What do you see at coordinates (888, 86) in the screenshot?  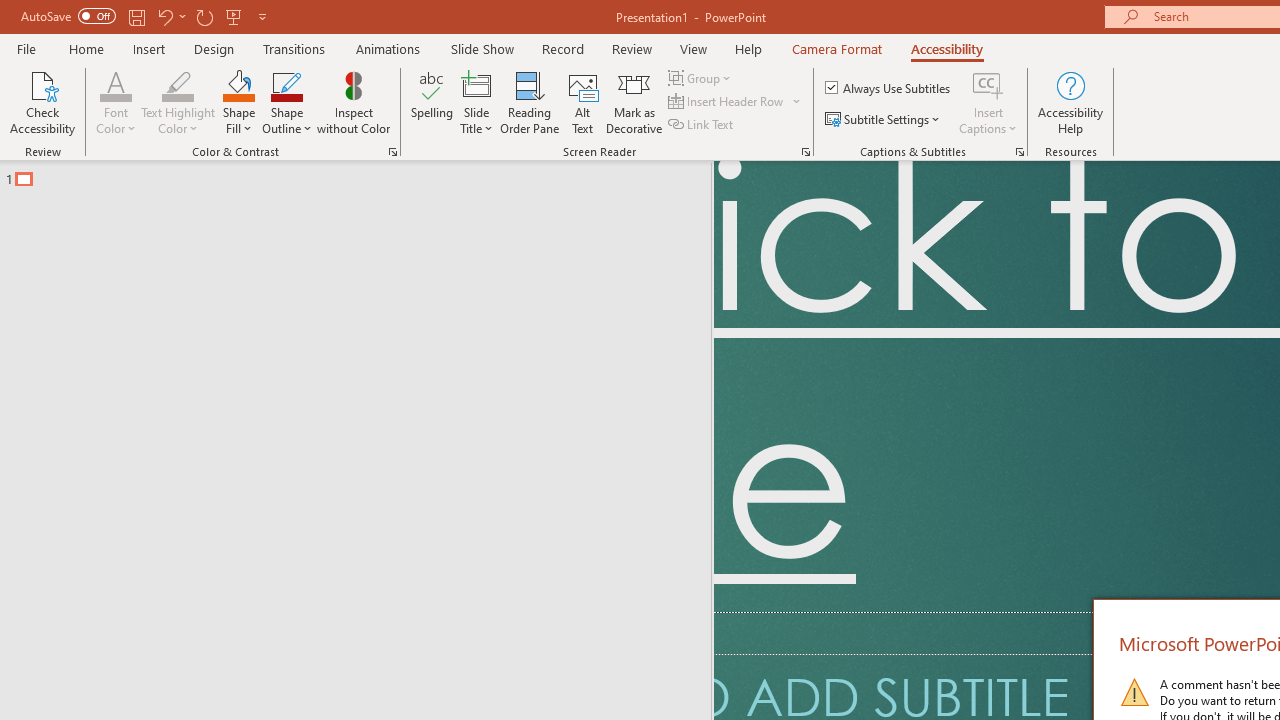 I see `'Always Use Subtitles'` at bounding box center [888, 86].